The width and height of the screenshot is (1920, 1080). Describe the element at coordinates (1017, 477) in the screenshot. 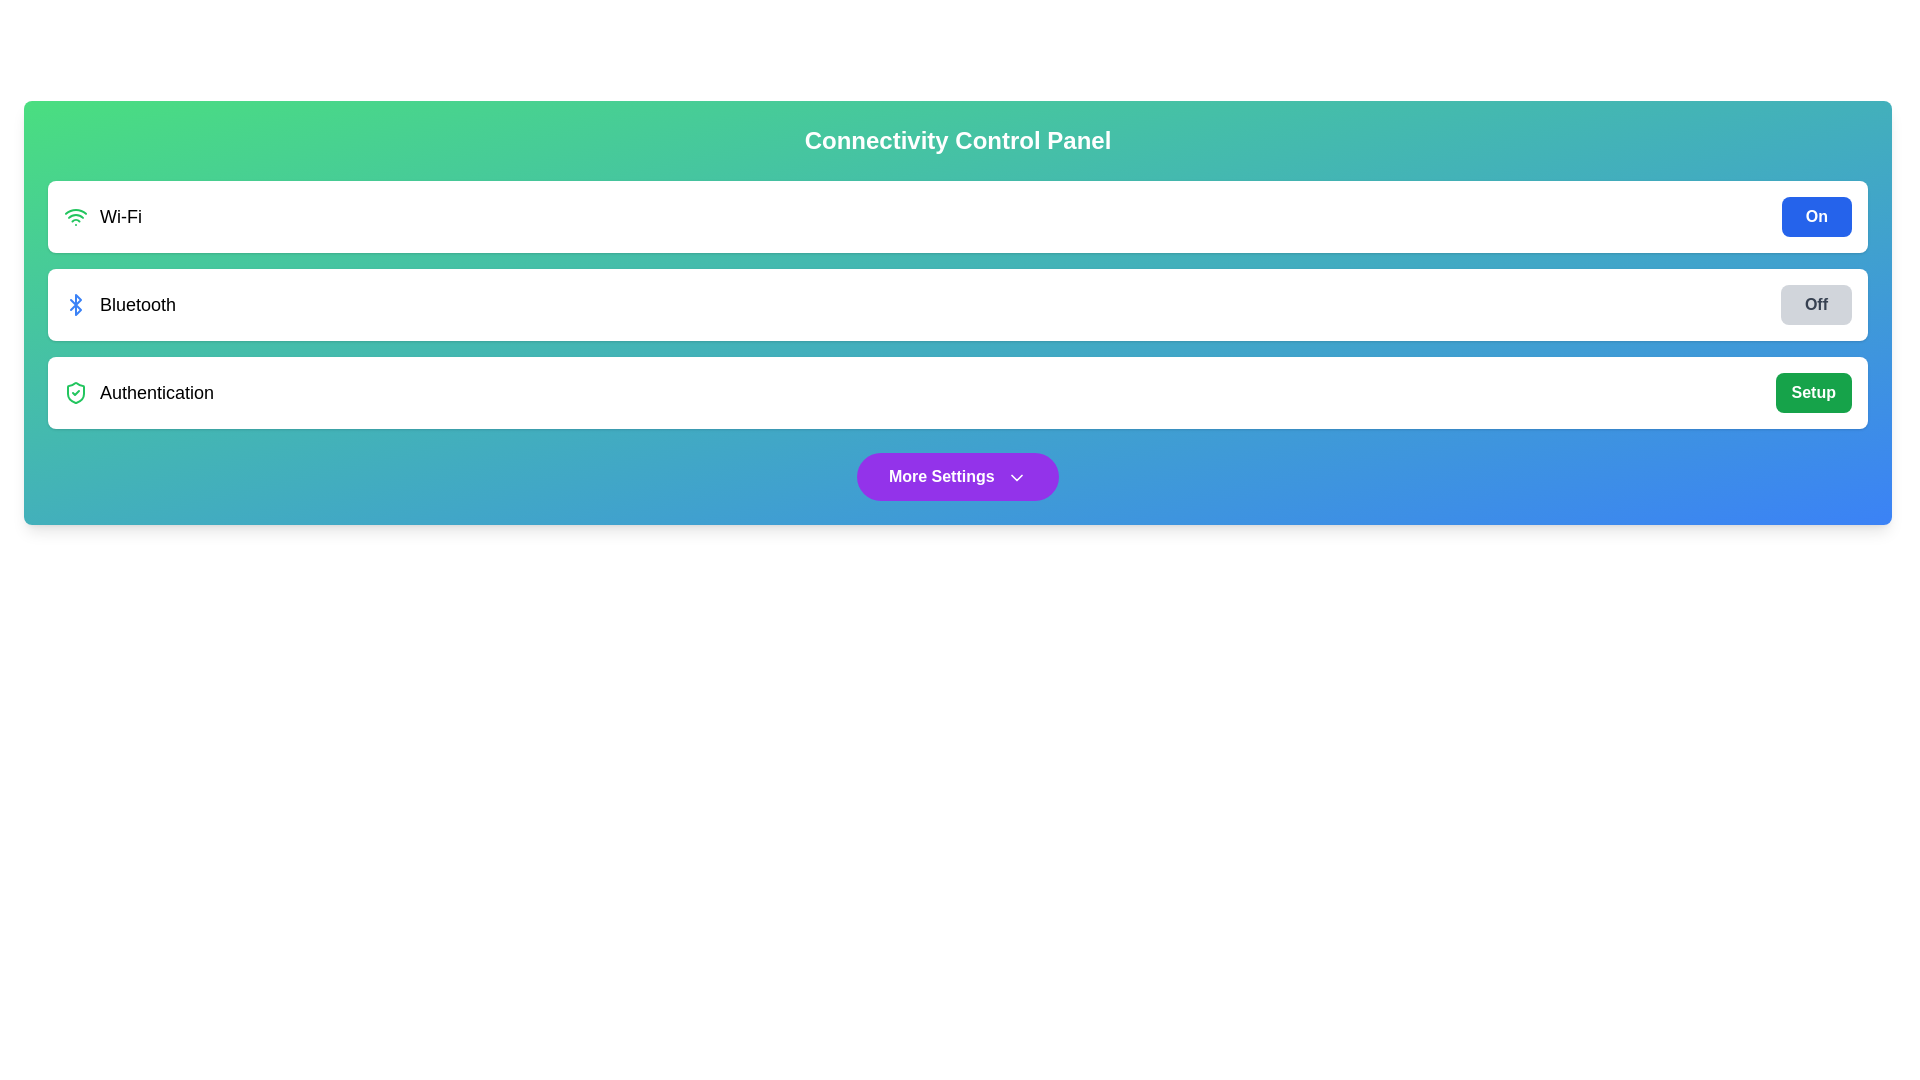

I see `the chevron-down icon located on the right side of the 'More Settings' button` at that location.